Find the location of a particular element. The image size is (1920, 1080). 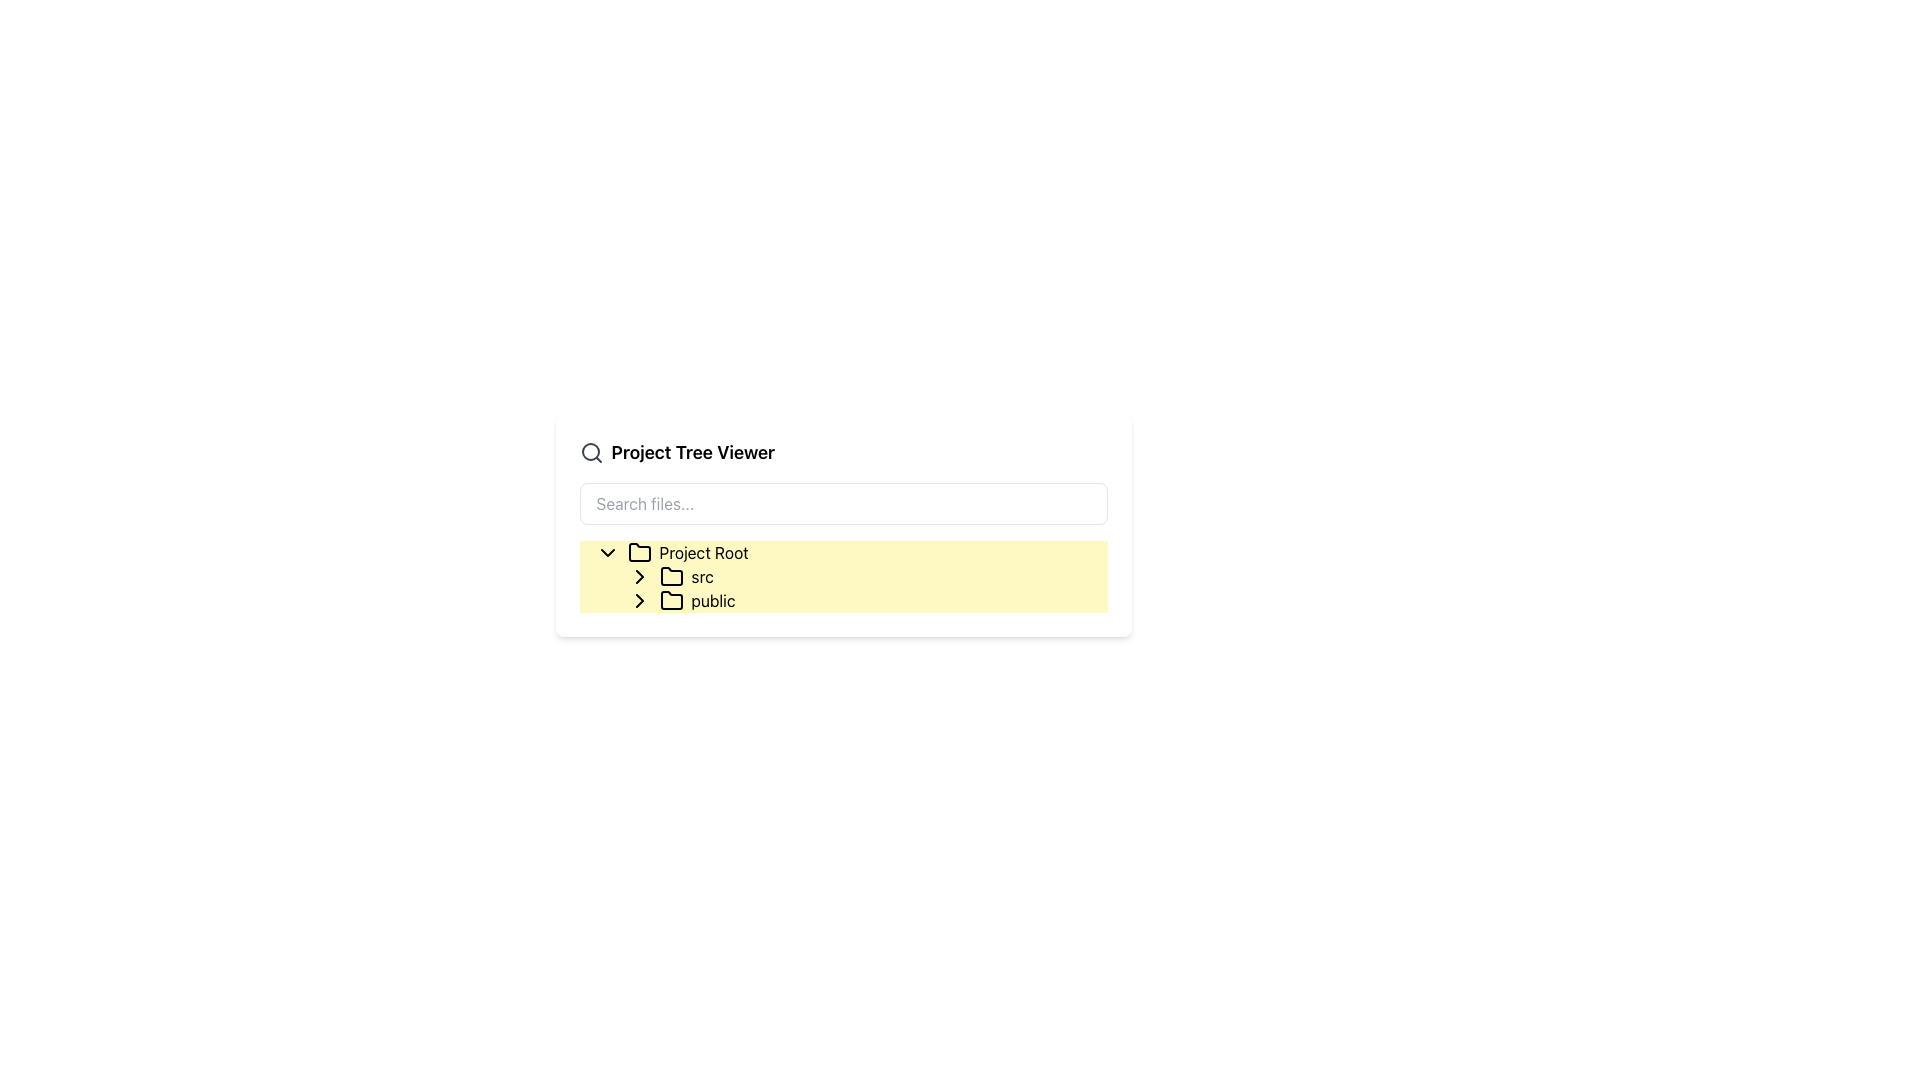

the small rightward-pointing chevron icon adjacent to the 'public' folder label in the directory tree viewer is located at coordinates (638, 577).